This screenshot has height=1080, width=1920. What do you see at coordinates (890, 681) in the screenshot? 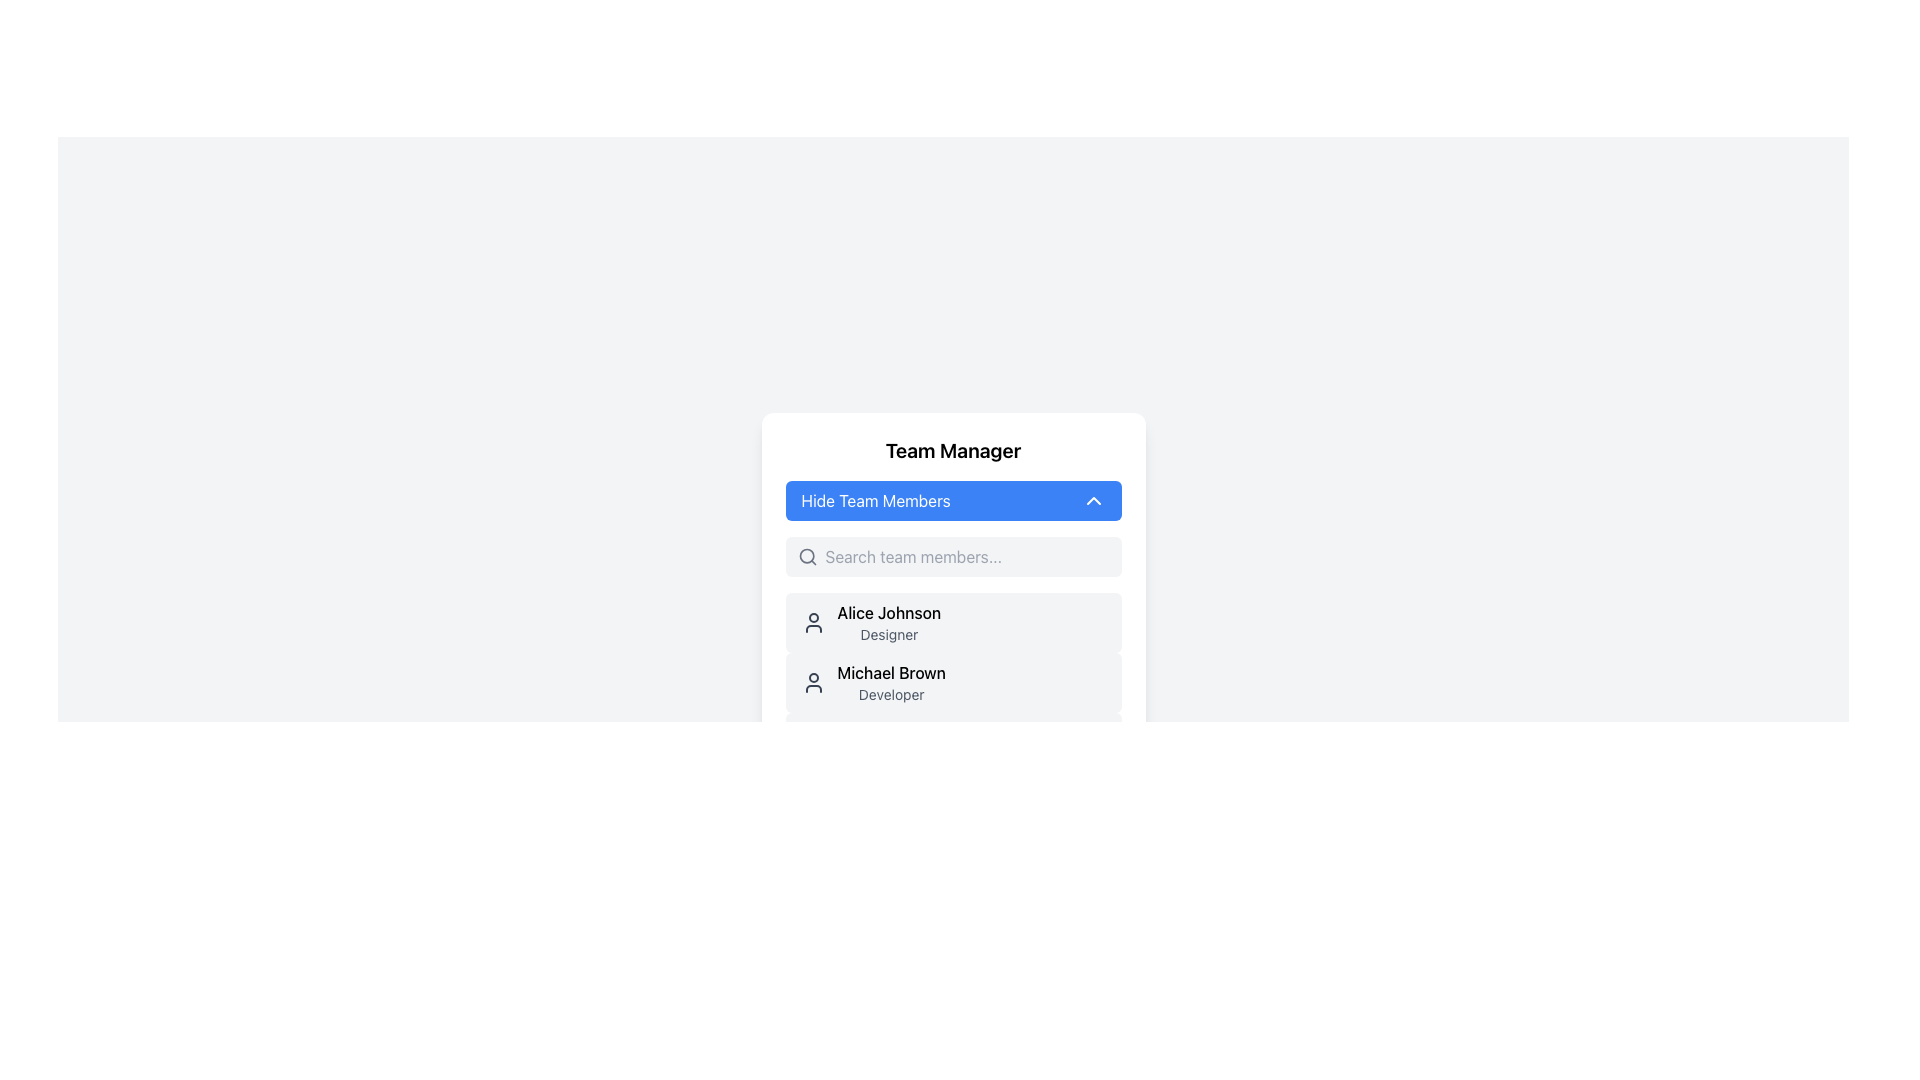
I see `the list item displaying 'Michael Brown - Developer' in the 'Team Manager' section of the team management interface` at bounding box center [890, 681].